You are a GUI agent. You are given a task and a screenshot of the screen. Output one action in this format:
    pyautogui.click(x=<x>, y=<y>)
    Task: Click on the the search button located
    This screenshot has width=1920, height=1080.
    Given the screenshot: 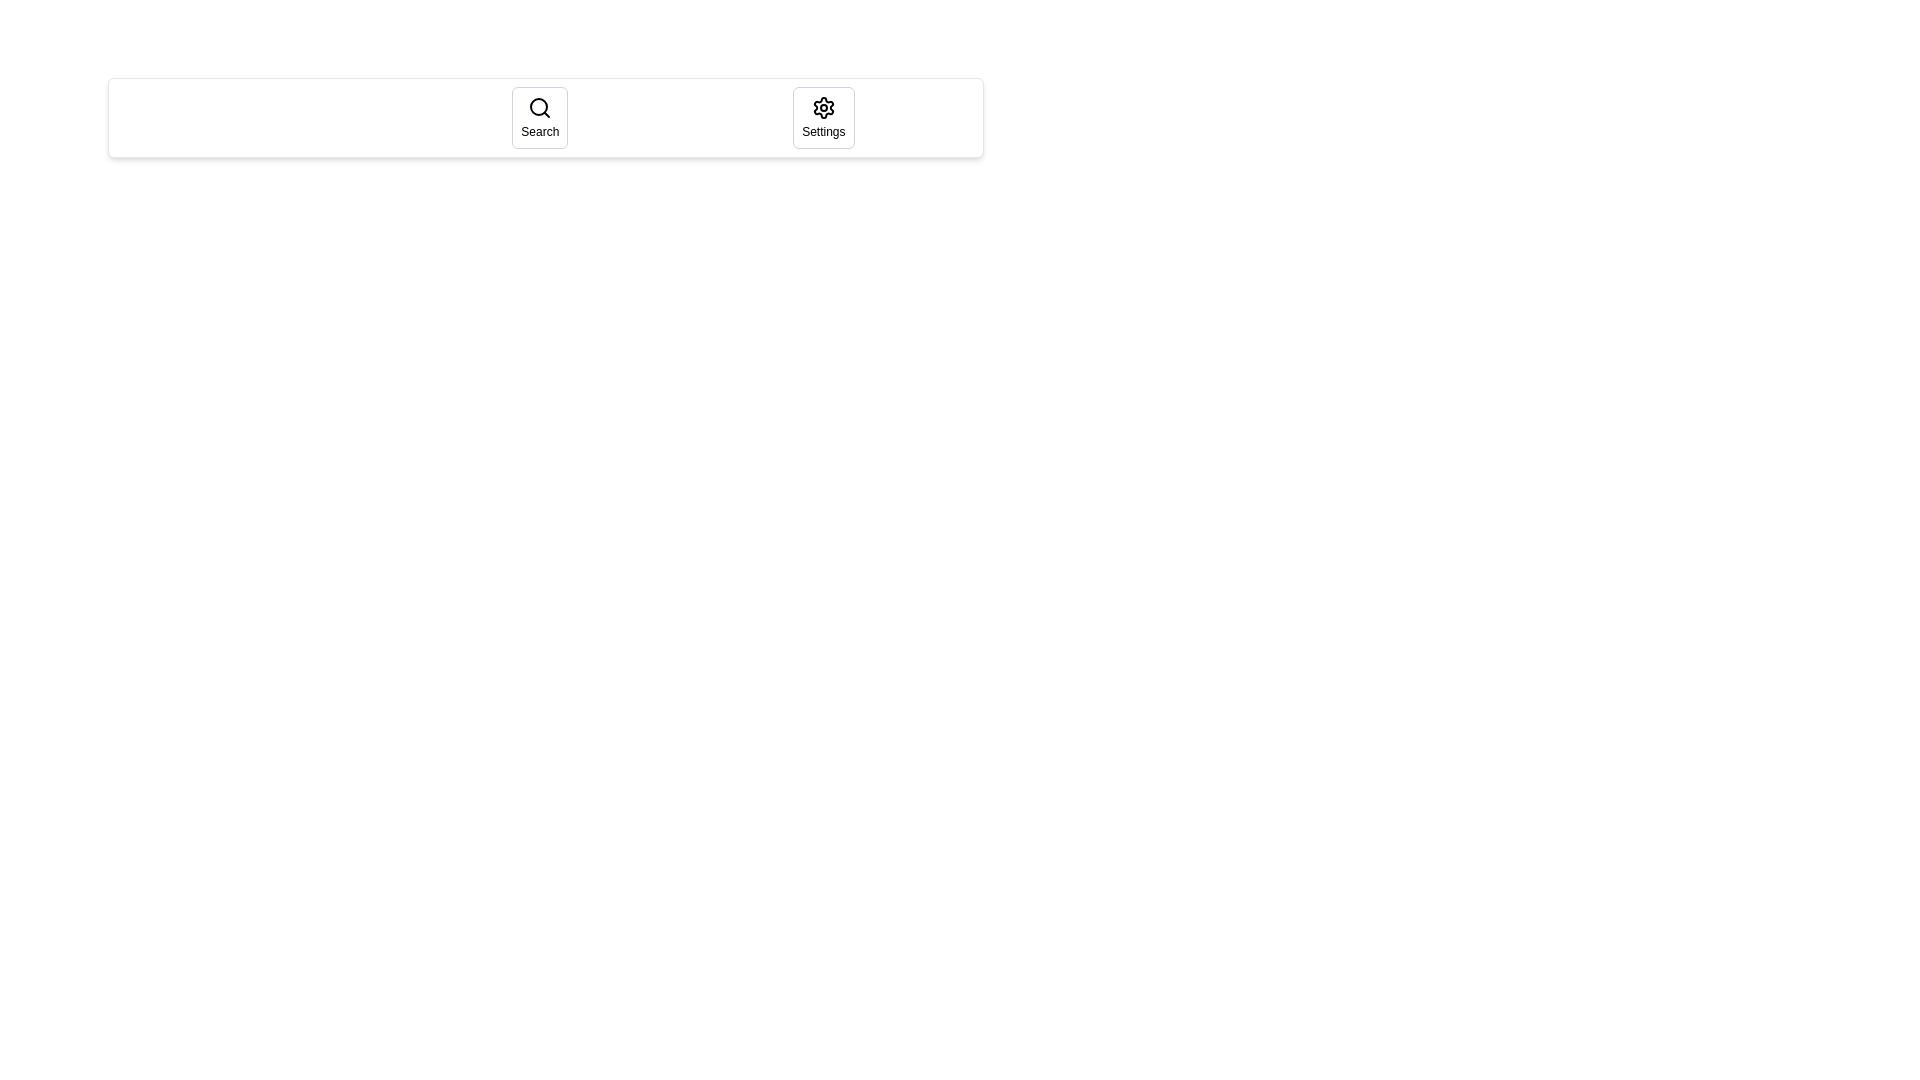 What is the action you would take?
    pyautogui.click(x=540, y=118)
    